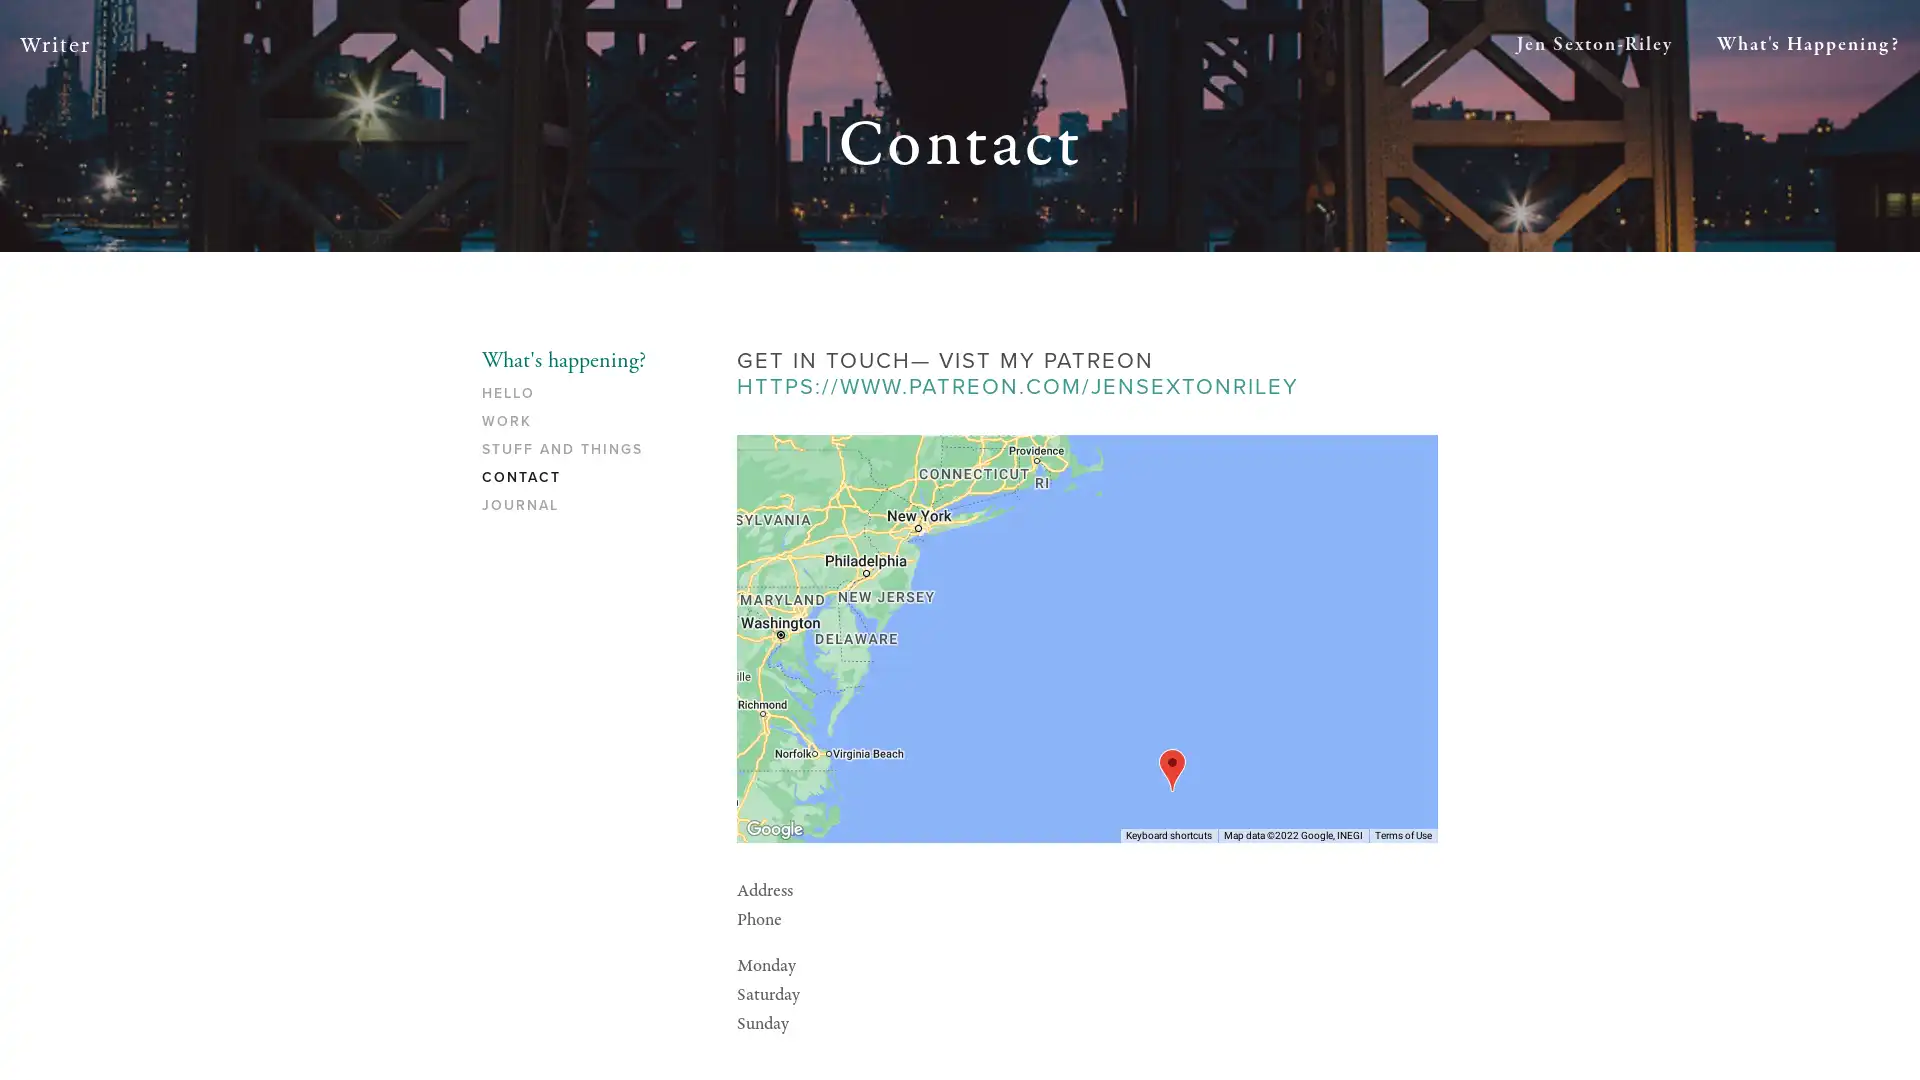 The width and height of the screenshot is (1920, 1080). What do you see at coordinates (1171, 768) in the screenshot?
I see `bass river, massachusetts, USA` at bounding box center [1171, 768].